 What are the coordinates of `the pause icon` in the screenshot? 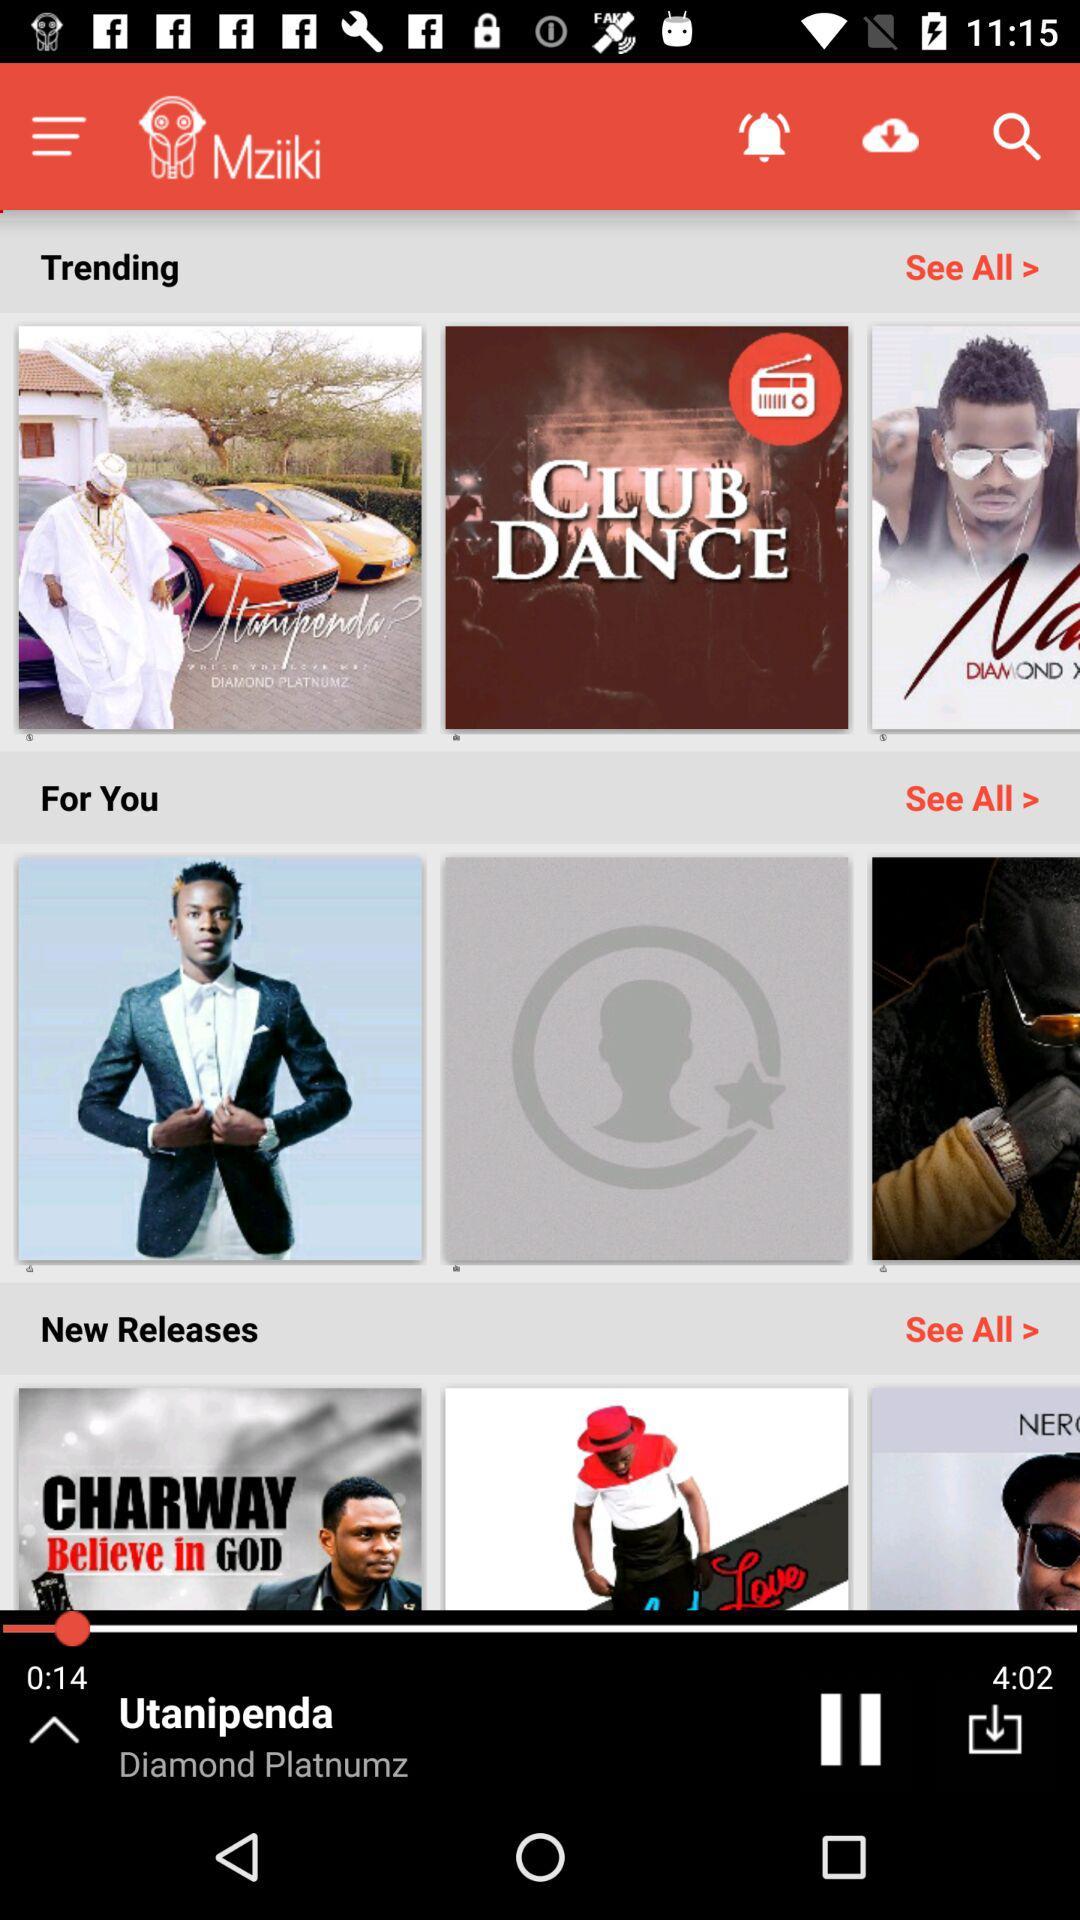 It's located at (854, 1733).